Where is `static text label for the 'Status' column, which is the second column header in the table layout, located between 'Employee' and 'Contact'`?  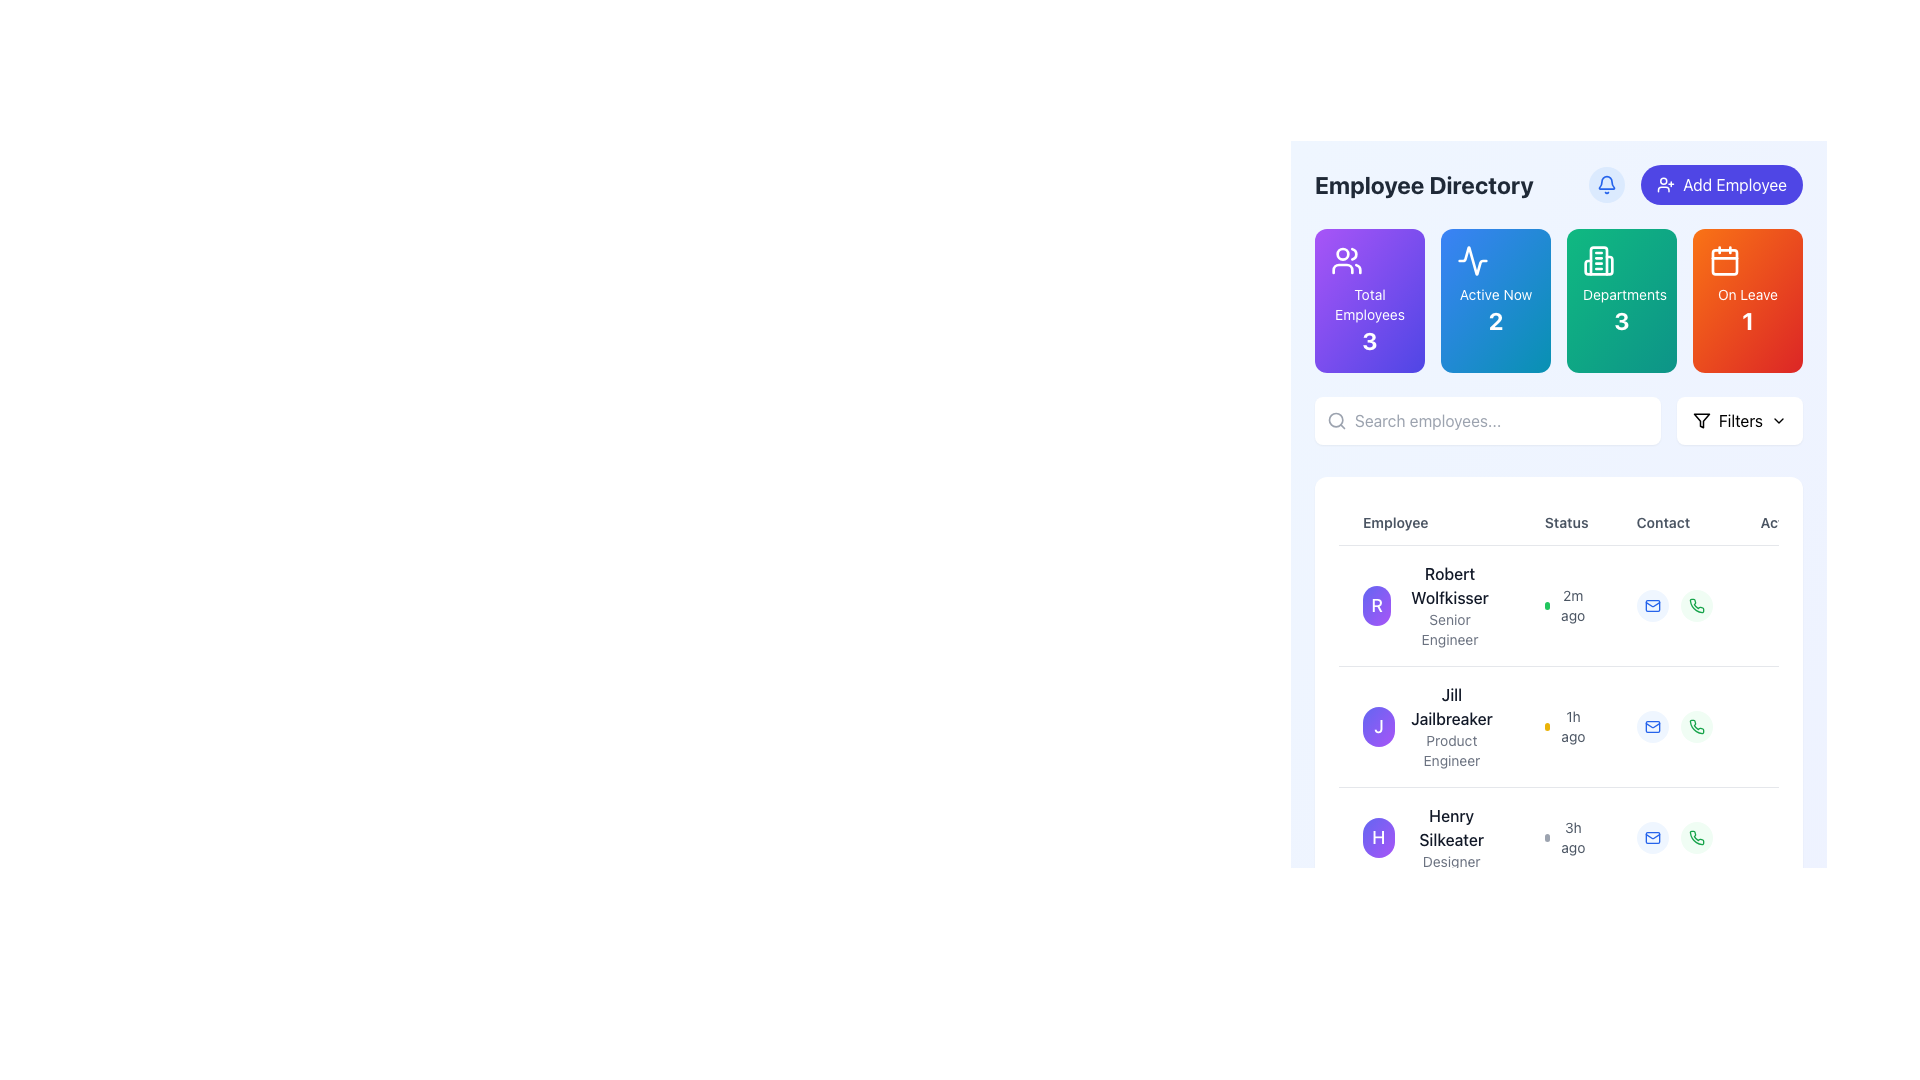 static text label for the 'Status' column, which is the second column header in the table layout, located between 'Employee' and 'Contact' is located at coordinates (1586, 522).